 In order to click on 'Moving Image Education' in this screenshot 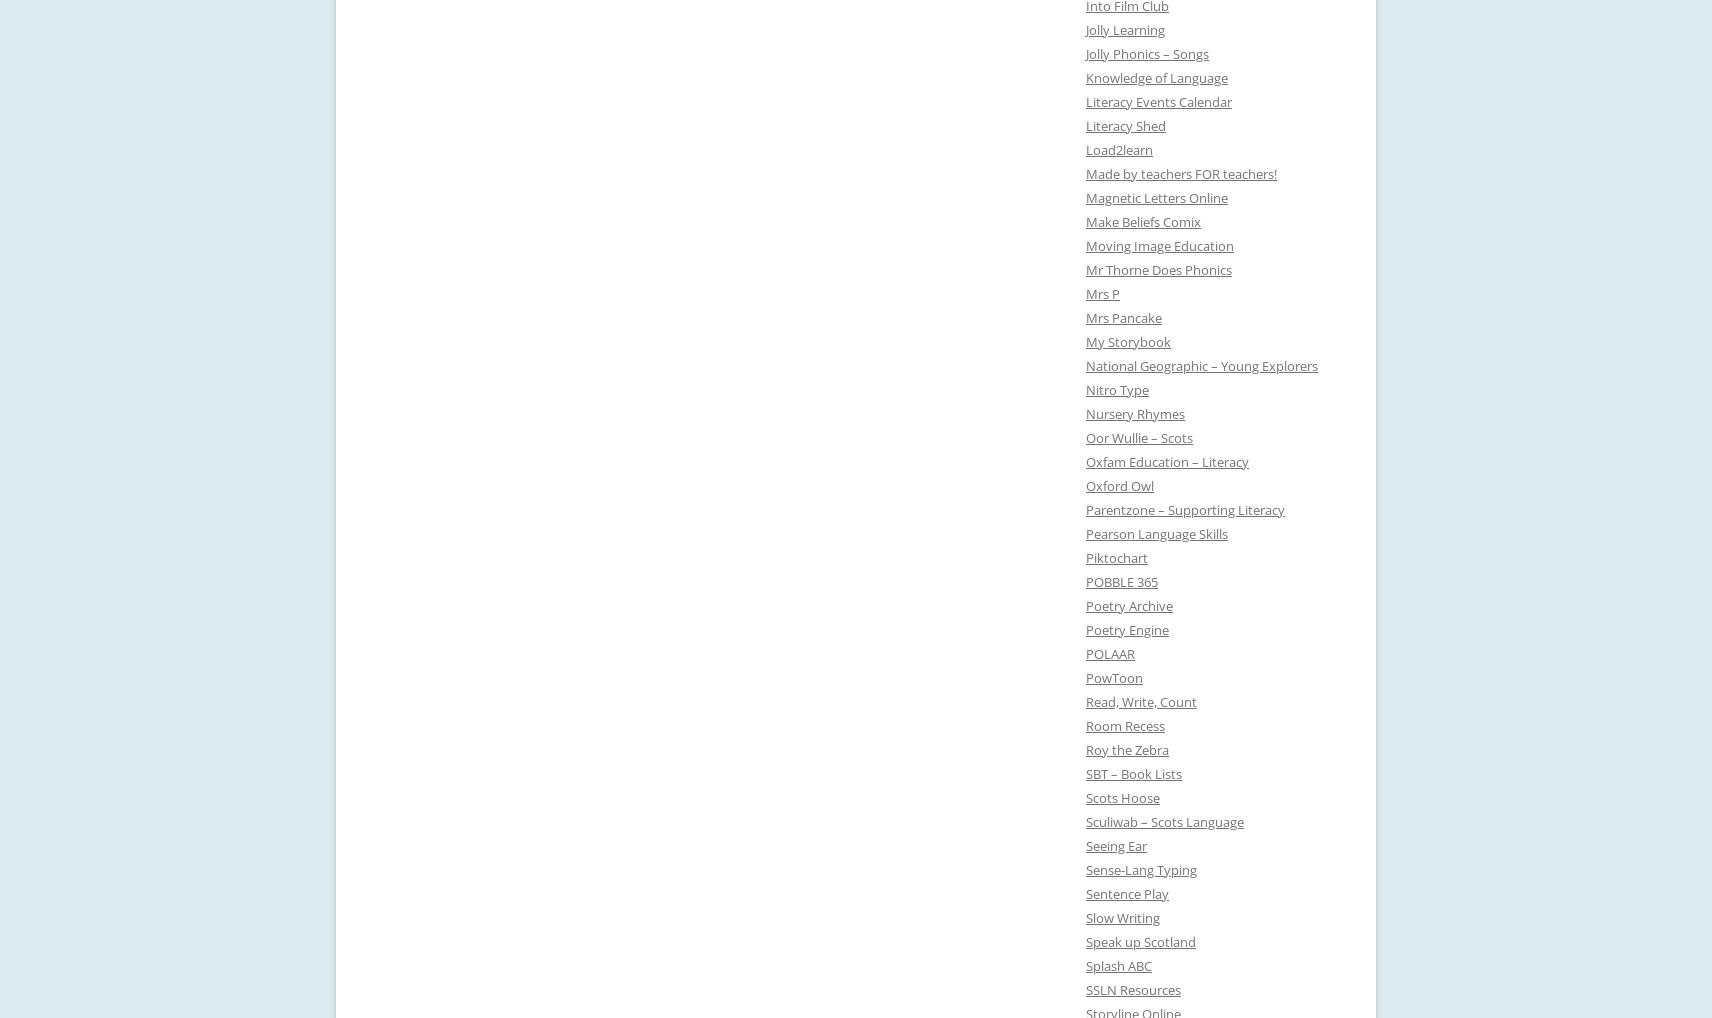, I will do `click(1085, 245)`.